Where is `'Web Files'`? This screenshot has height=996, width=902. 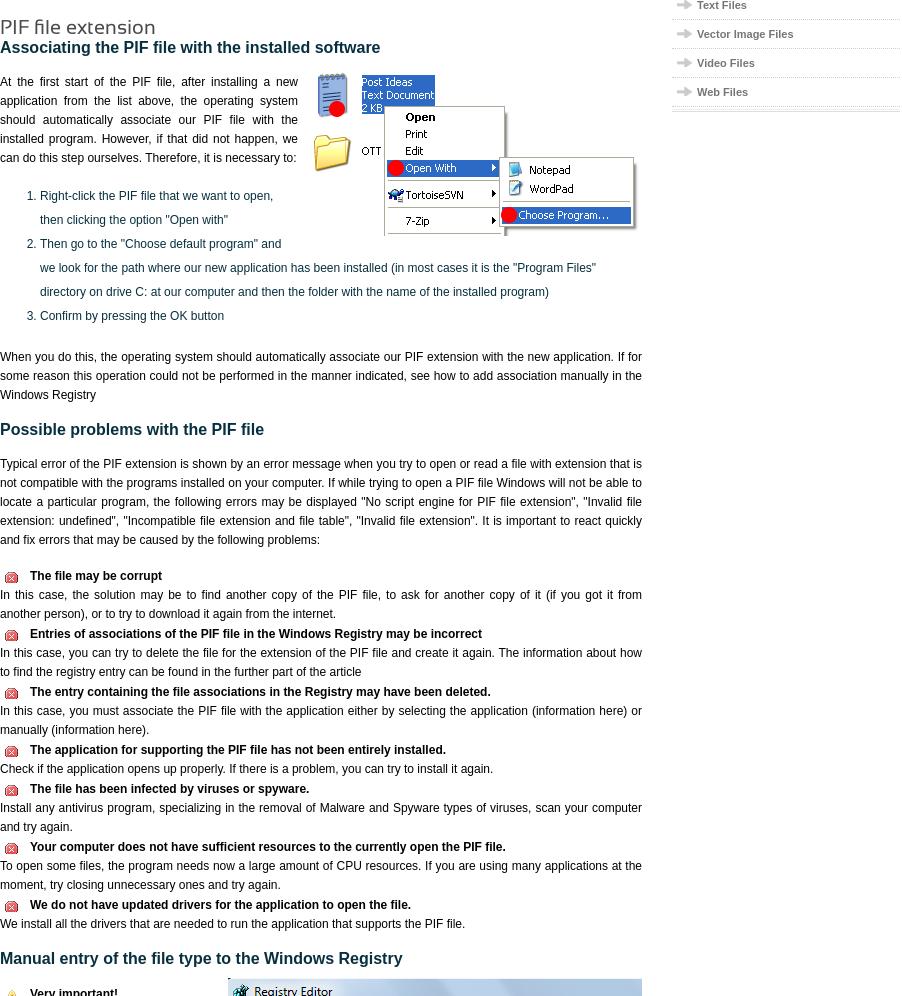
'Web Files' is located at coordinates (696, 92).